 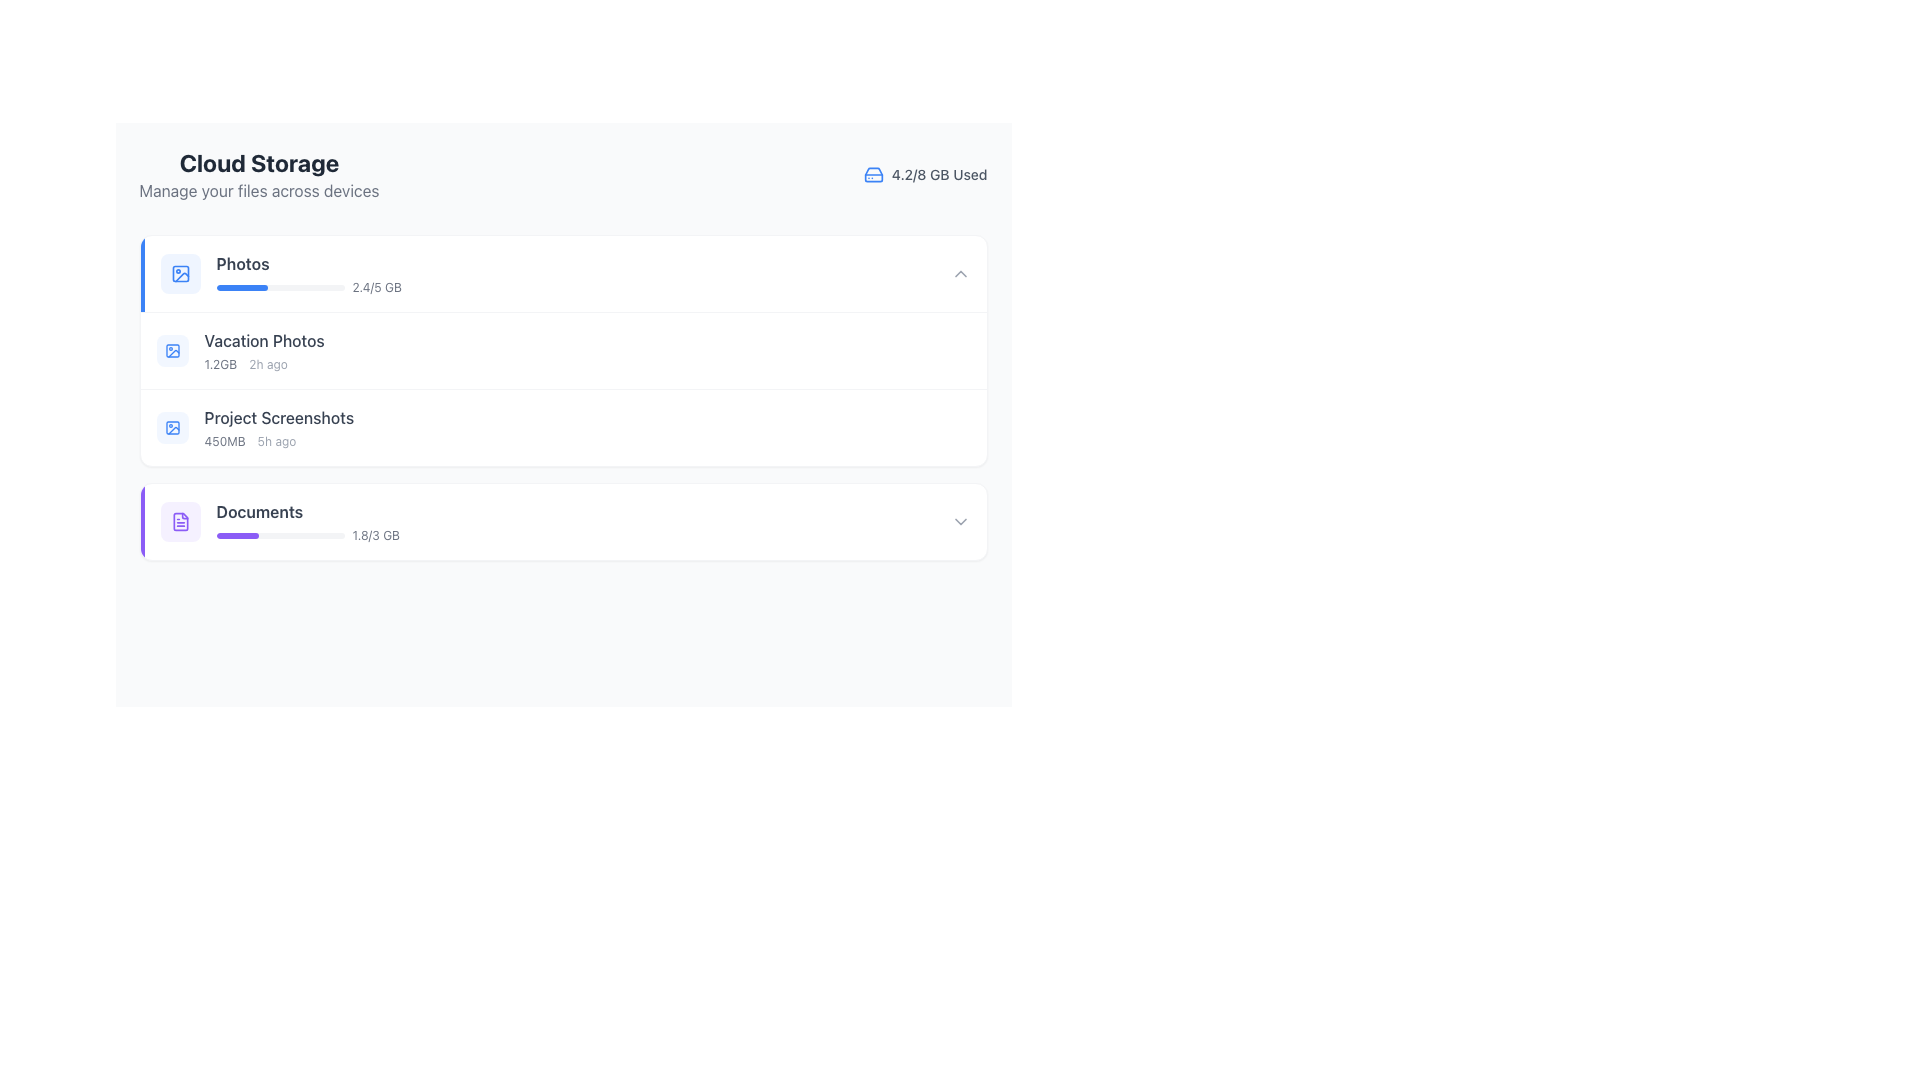 What do you see at coordinates (172, 427) in the screenshot?
I see `properties of the decorative graphic or icon component located within the third entry of the 'Project Screenshots' list, which is near the left side of the entry and next to a red and white square-shaped icon` at bounding box center [172, 427].